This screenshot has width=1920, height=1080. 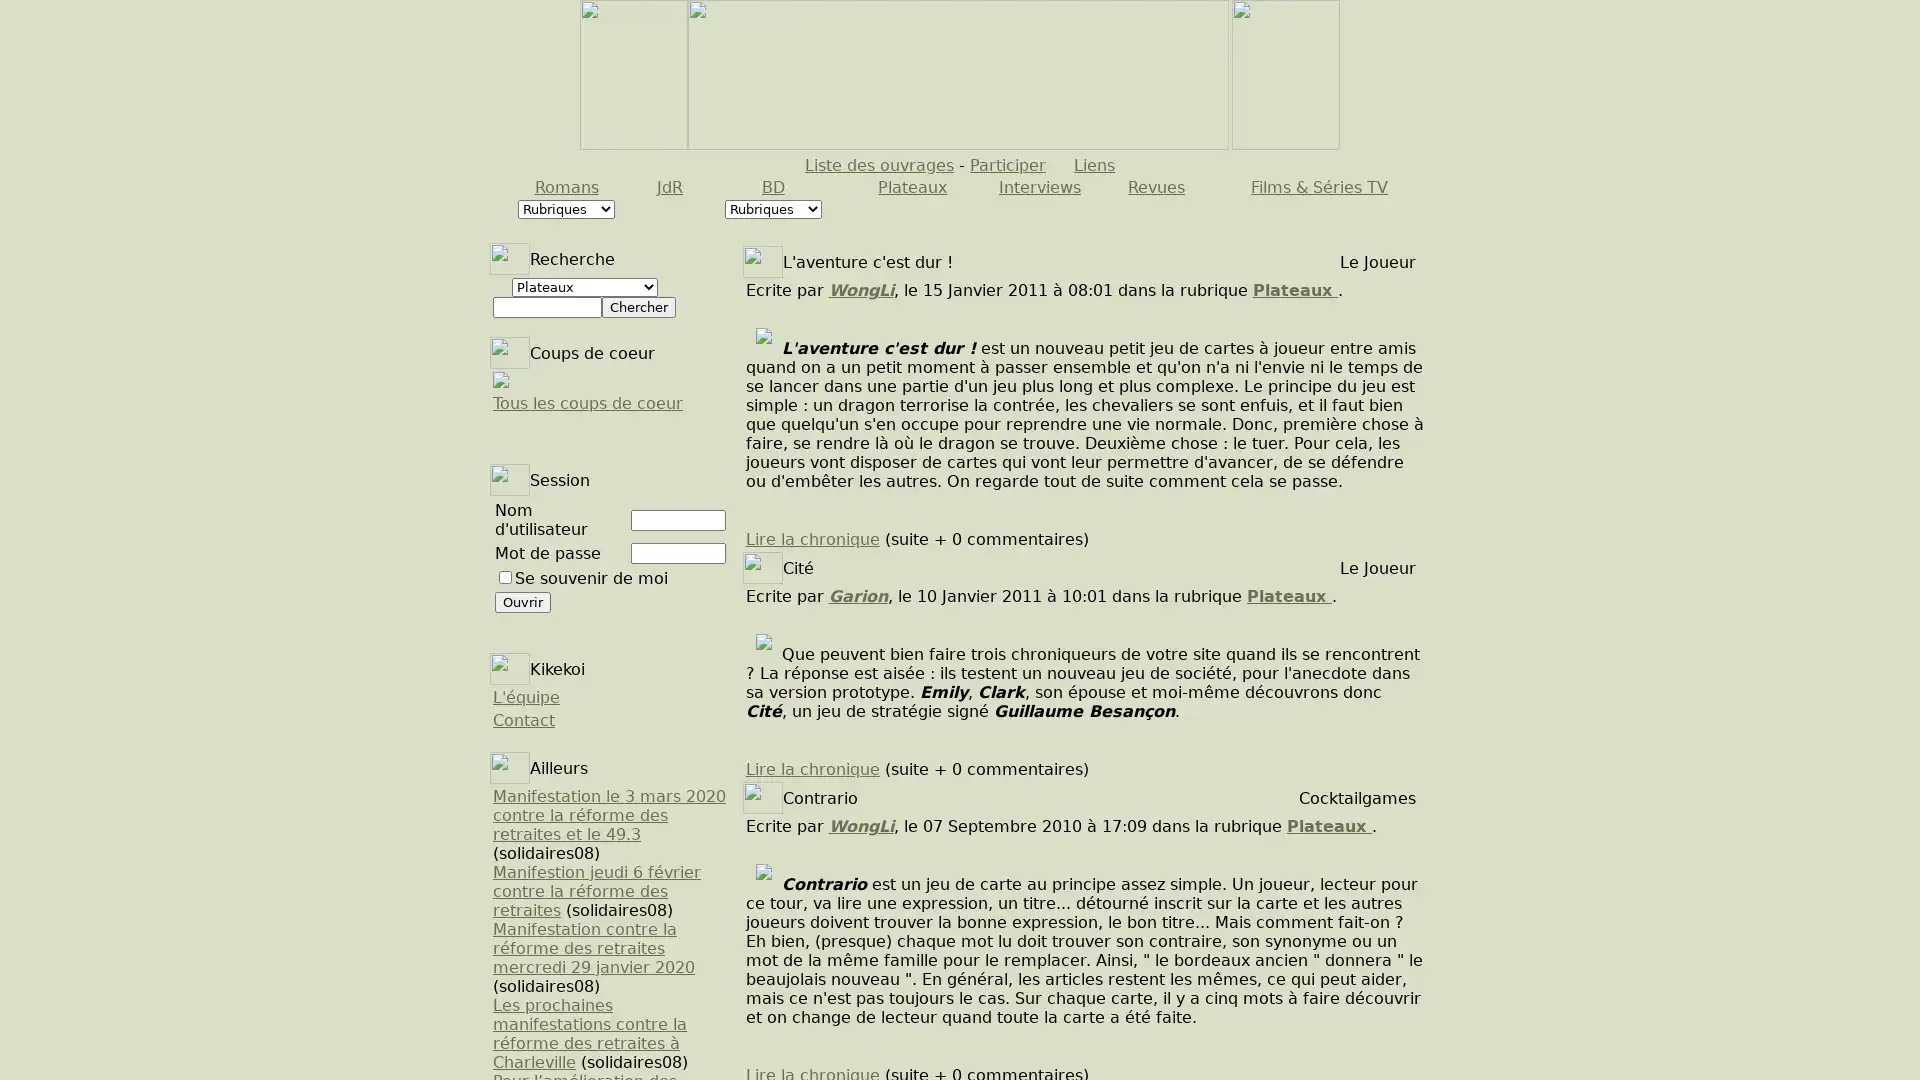 I want to click on Chercher, so click(x=637, y=307).